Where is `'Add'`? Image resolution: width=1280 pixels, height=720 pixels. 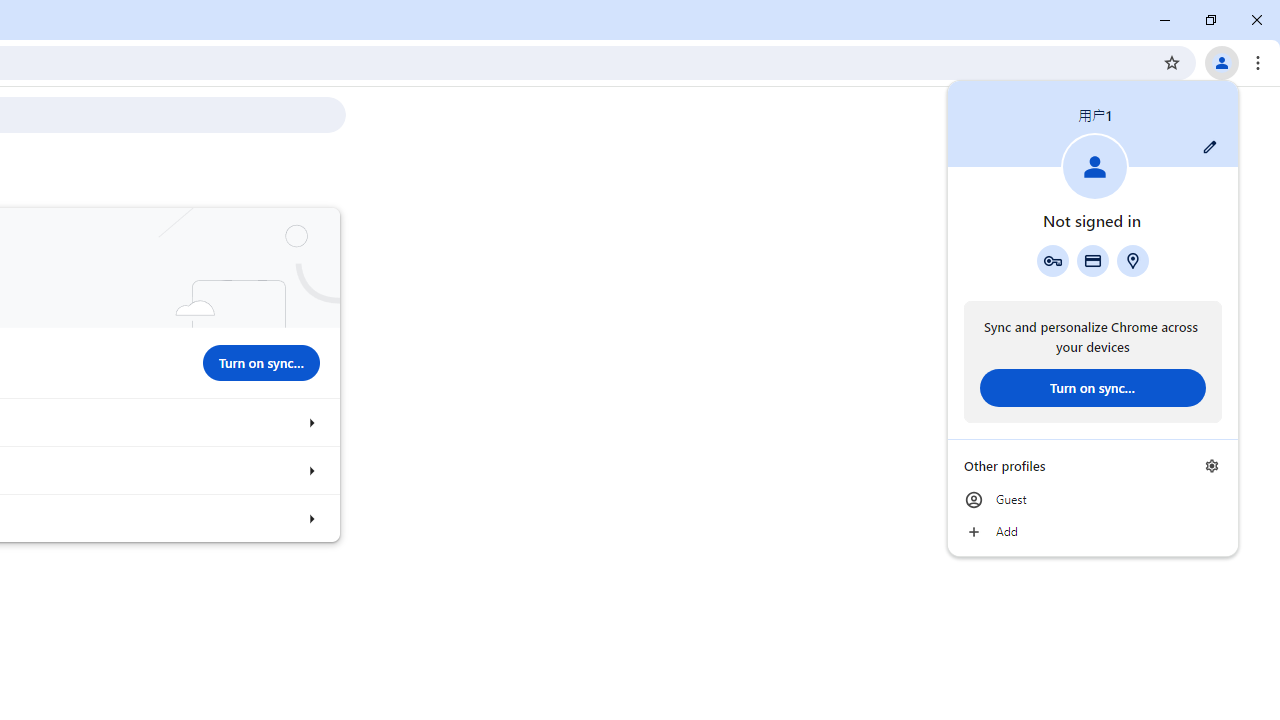 'Add' is located at coordinates (1092, 531).